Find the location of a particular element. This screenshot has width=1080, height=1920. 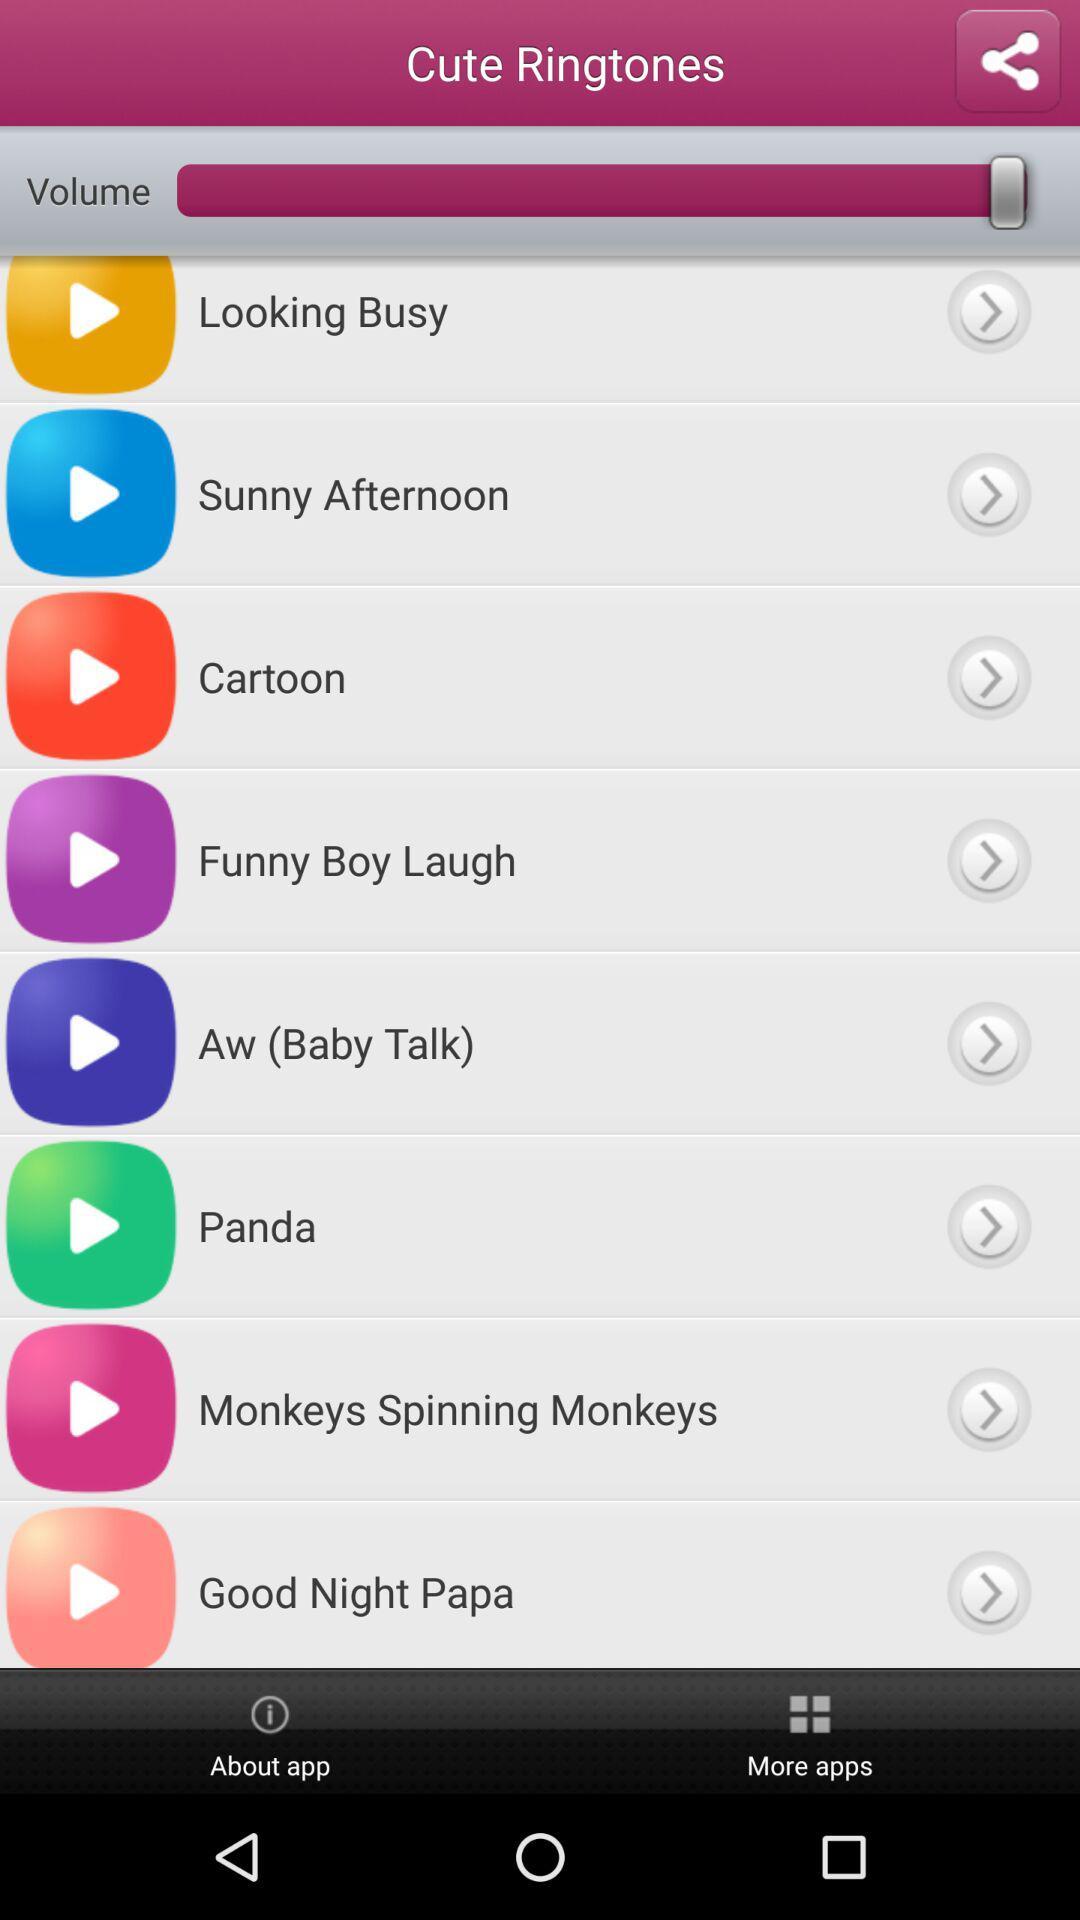

next is located at coordinates (987, 1224).